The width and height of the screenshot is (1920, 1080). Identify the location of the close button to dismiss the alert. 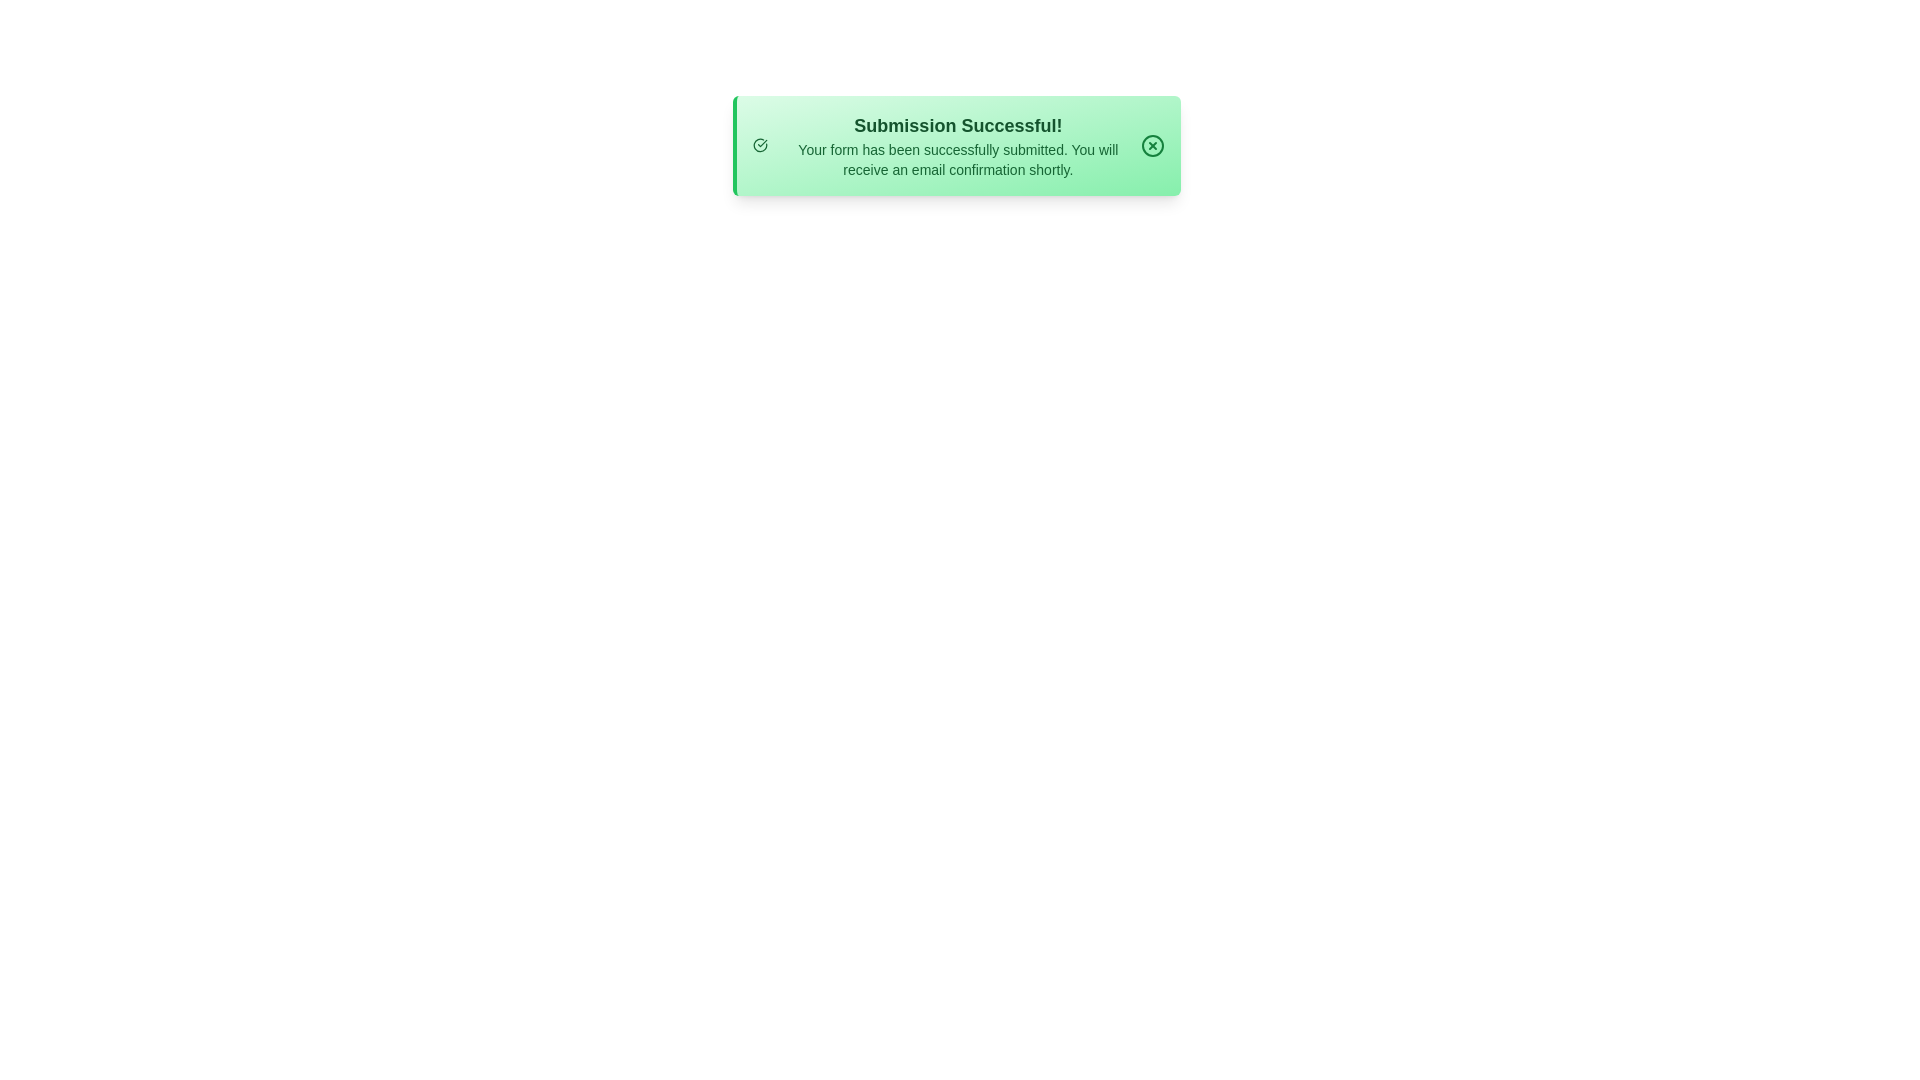
(1152, 145).